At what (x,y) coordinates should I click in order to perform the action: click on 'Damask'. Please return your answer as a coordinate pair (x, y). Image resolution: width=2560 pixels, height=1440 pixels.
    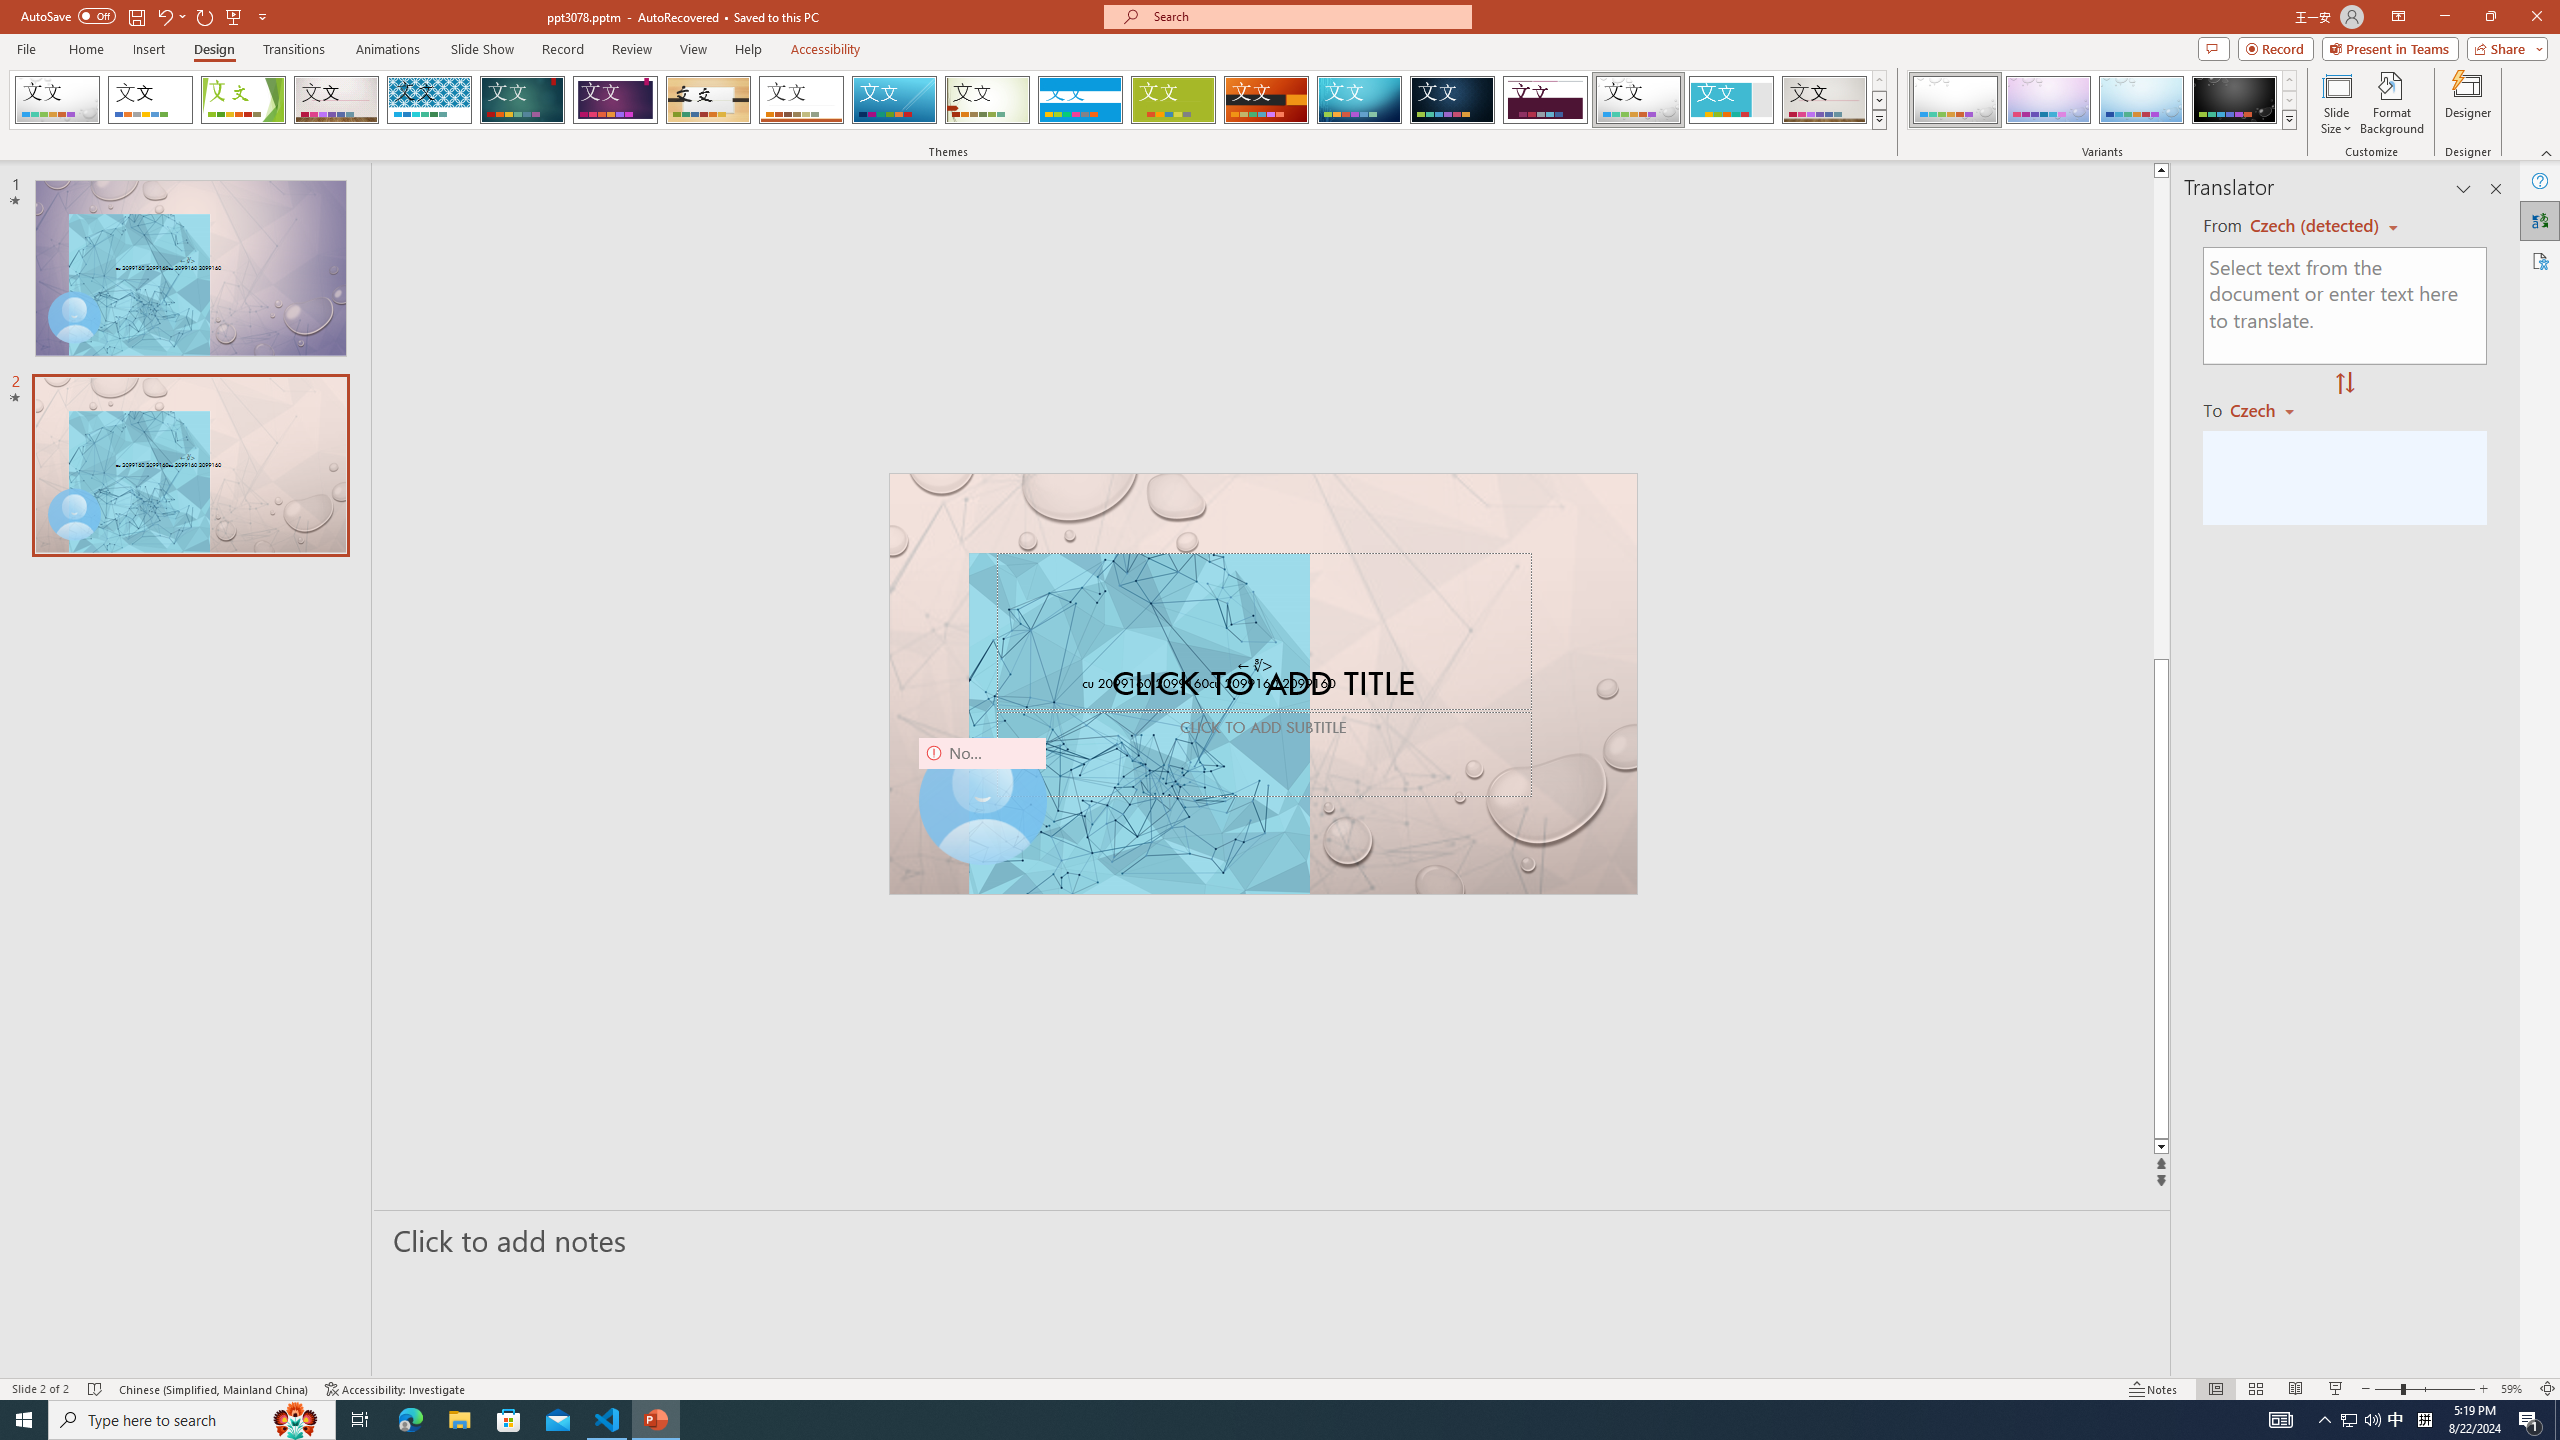
    Looking at the image, I should click on (1451, 99).